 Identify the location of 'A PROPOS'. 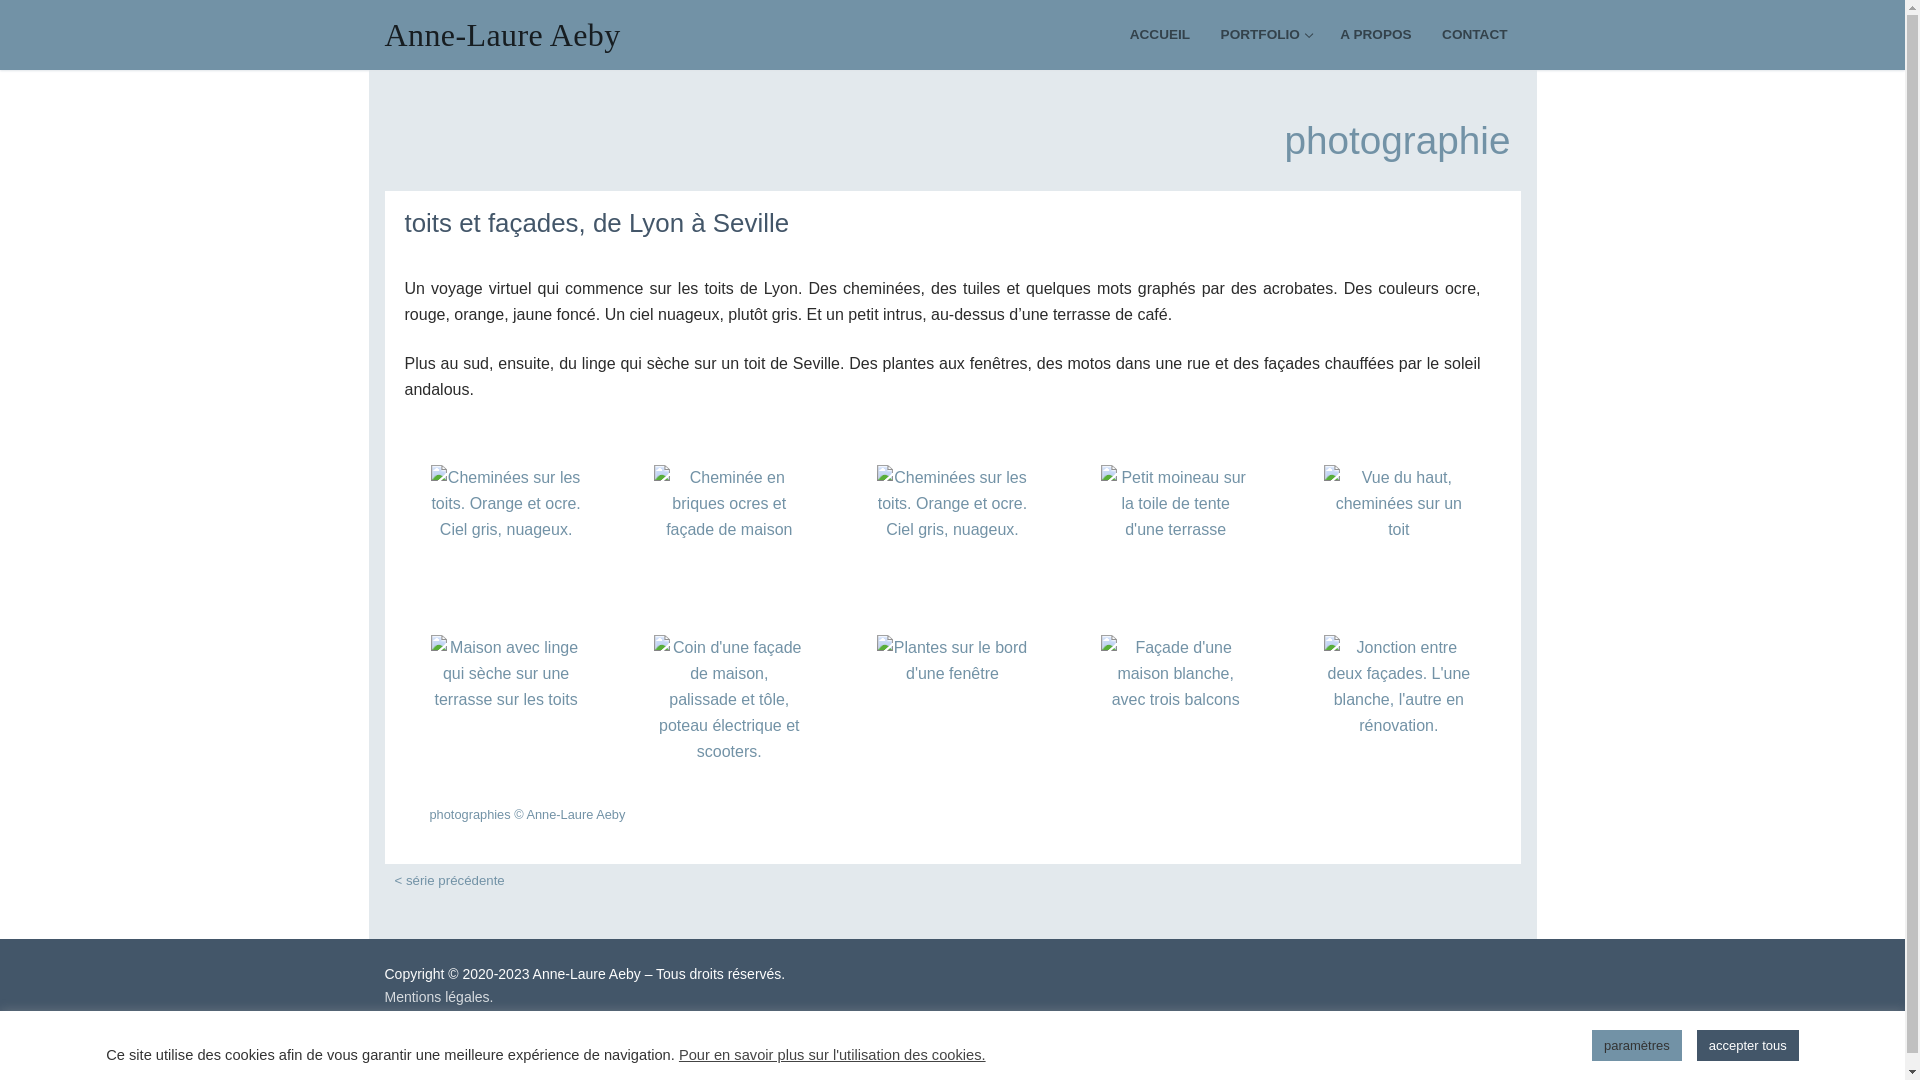
(1374, 34).